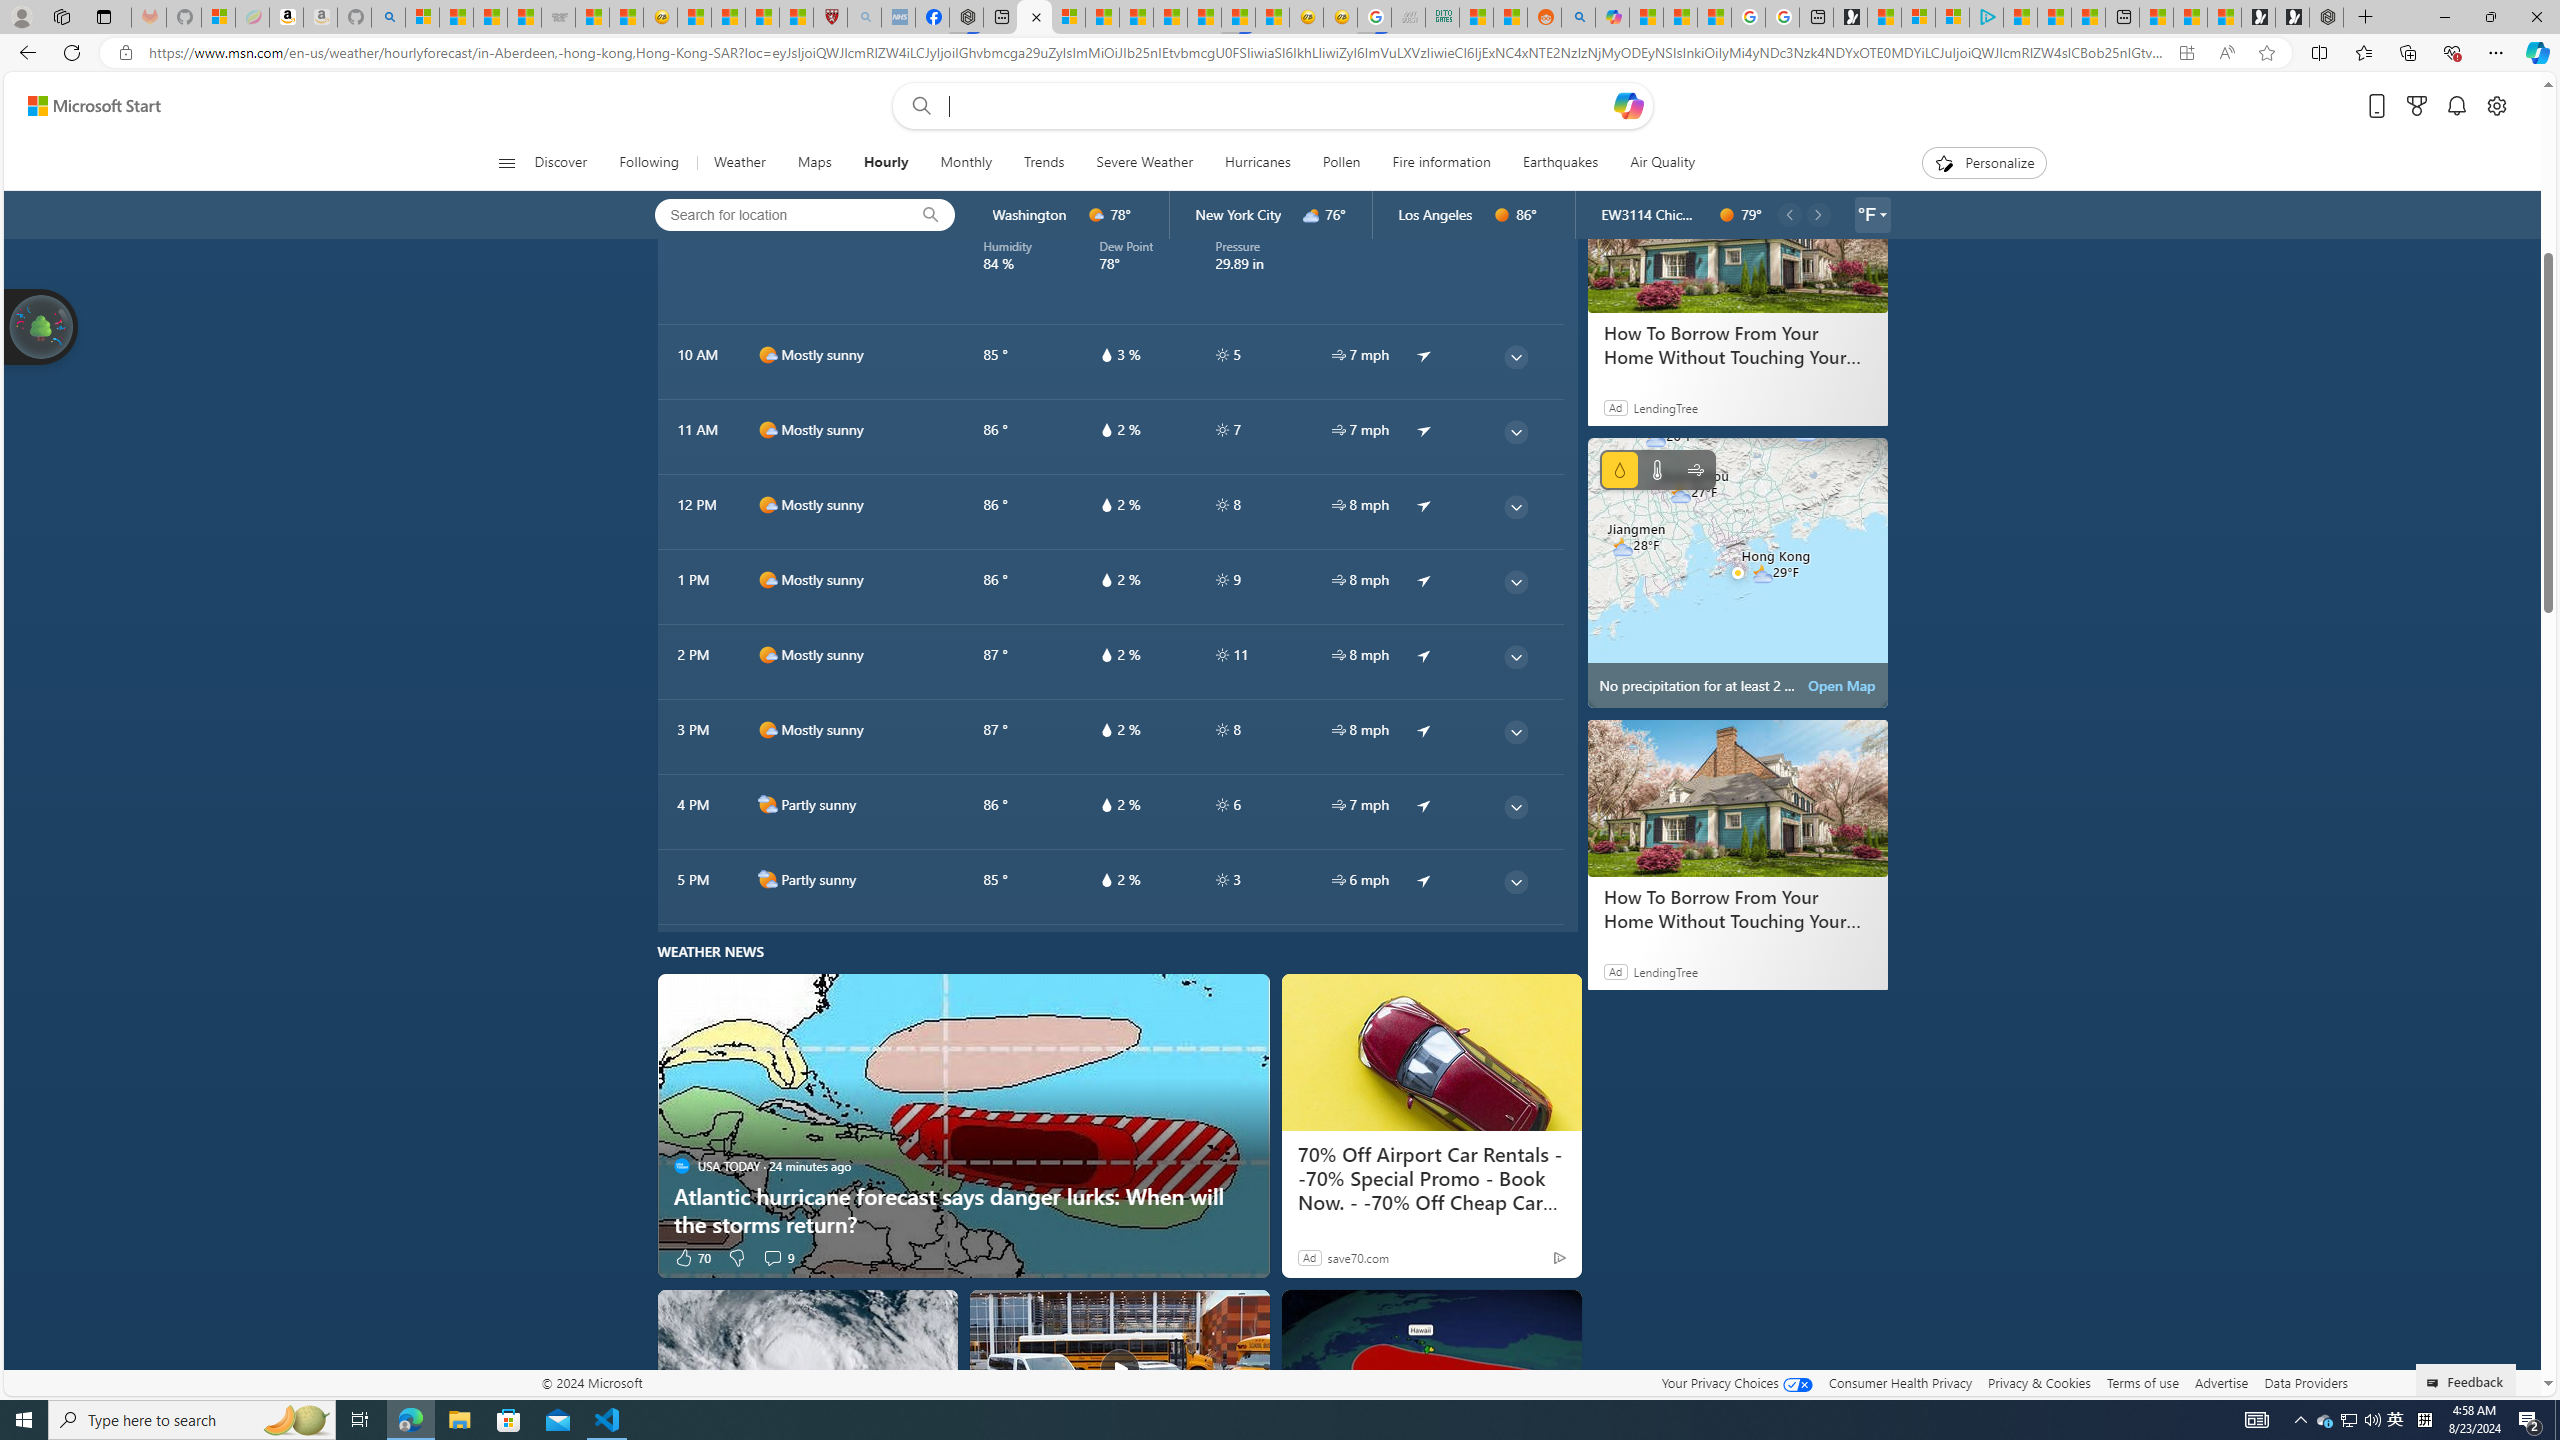 The height and width of the screenshot is (1440, 2560). Describe the element at coordinates (1725, 214) in the screenshot. I see `'d0000'` at that location.